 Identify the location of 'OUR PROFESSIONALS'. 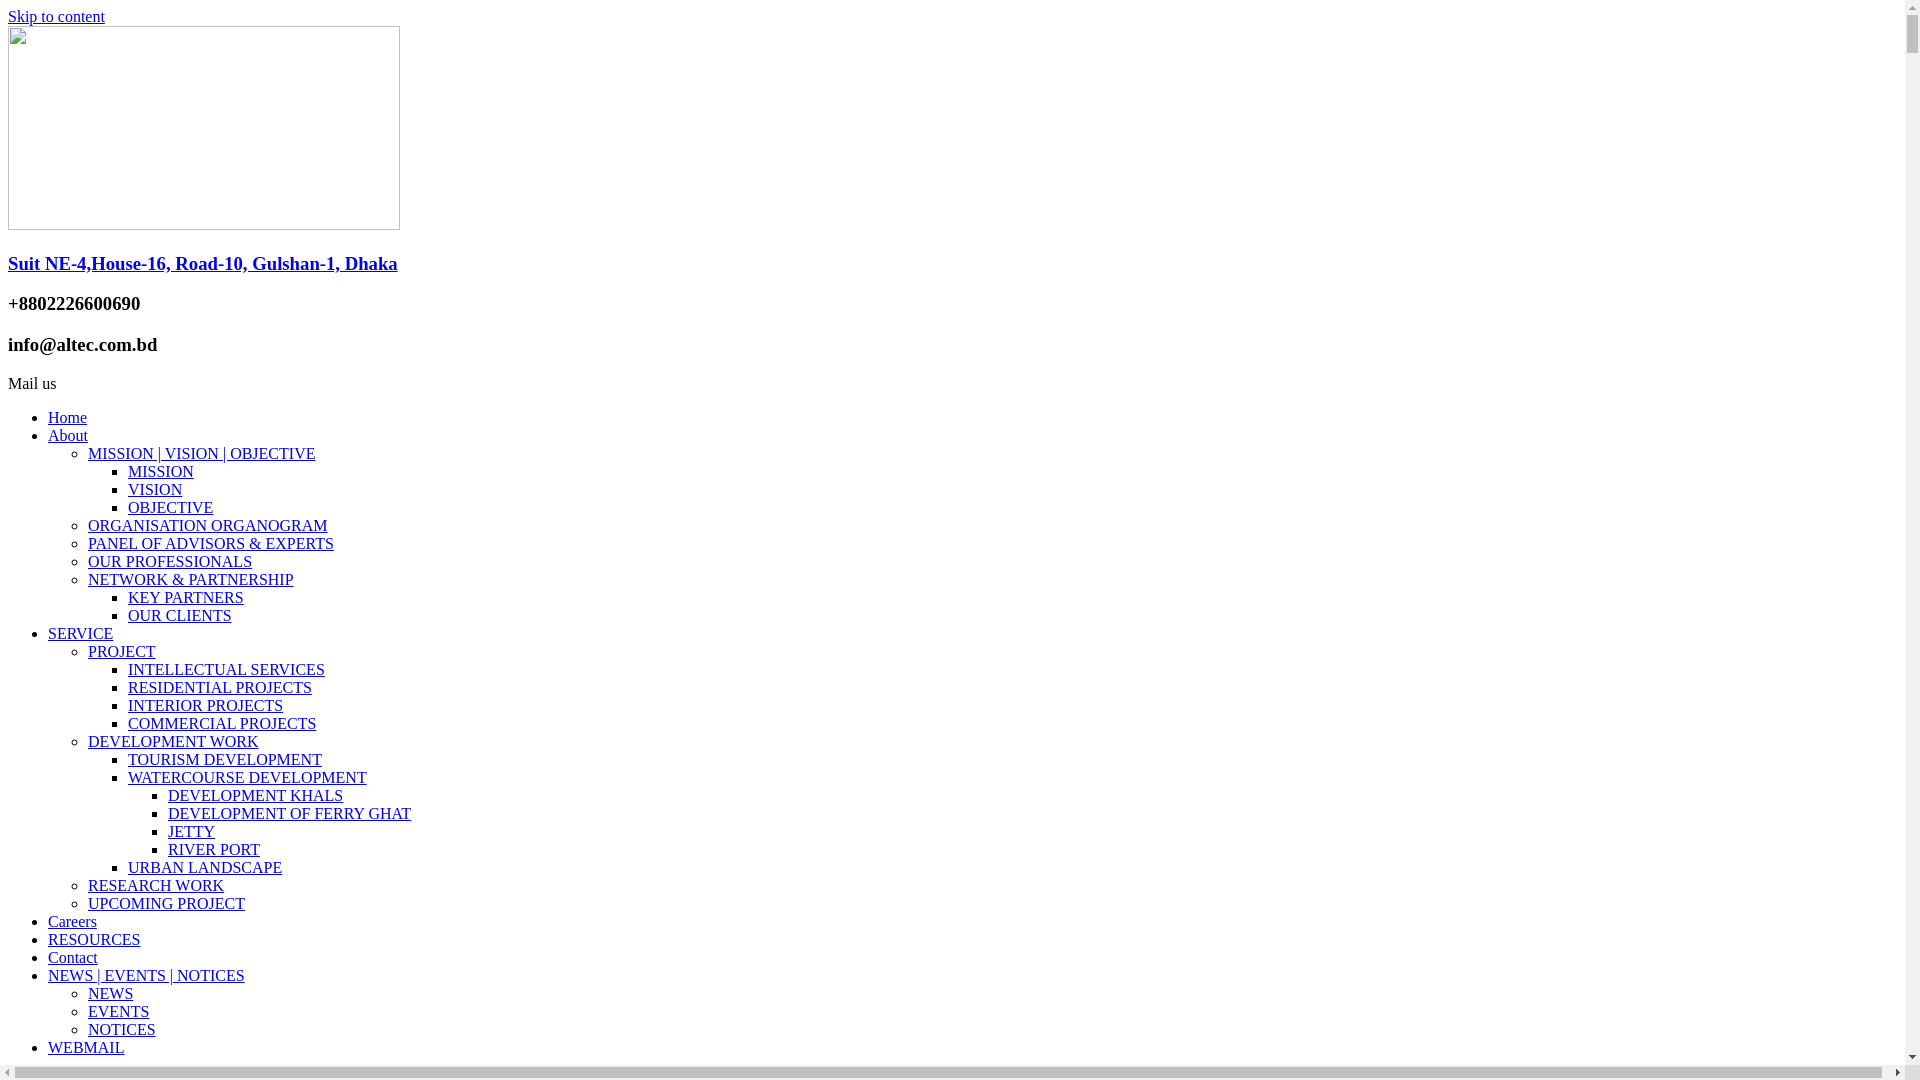
(169, 561).